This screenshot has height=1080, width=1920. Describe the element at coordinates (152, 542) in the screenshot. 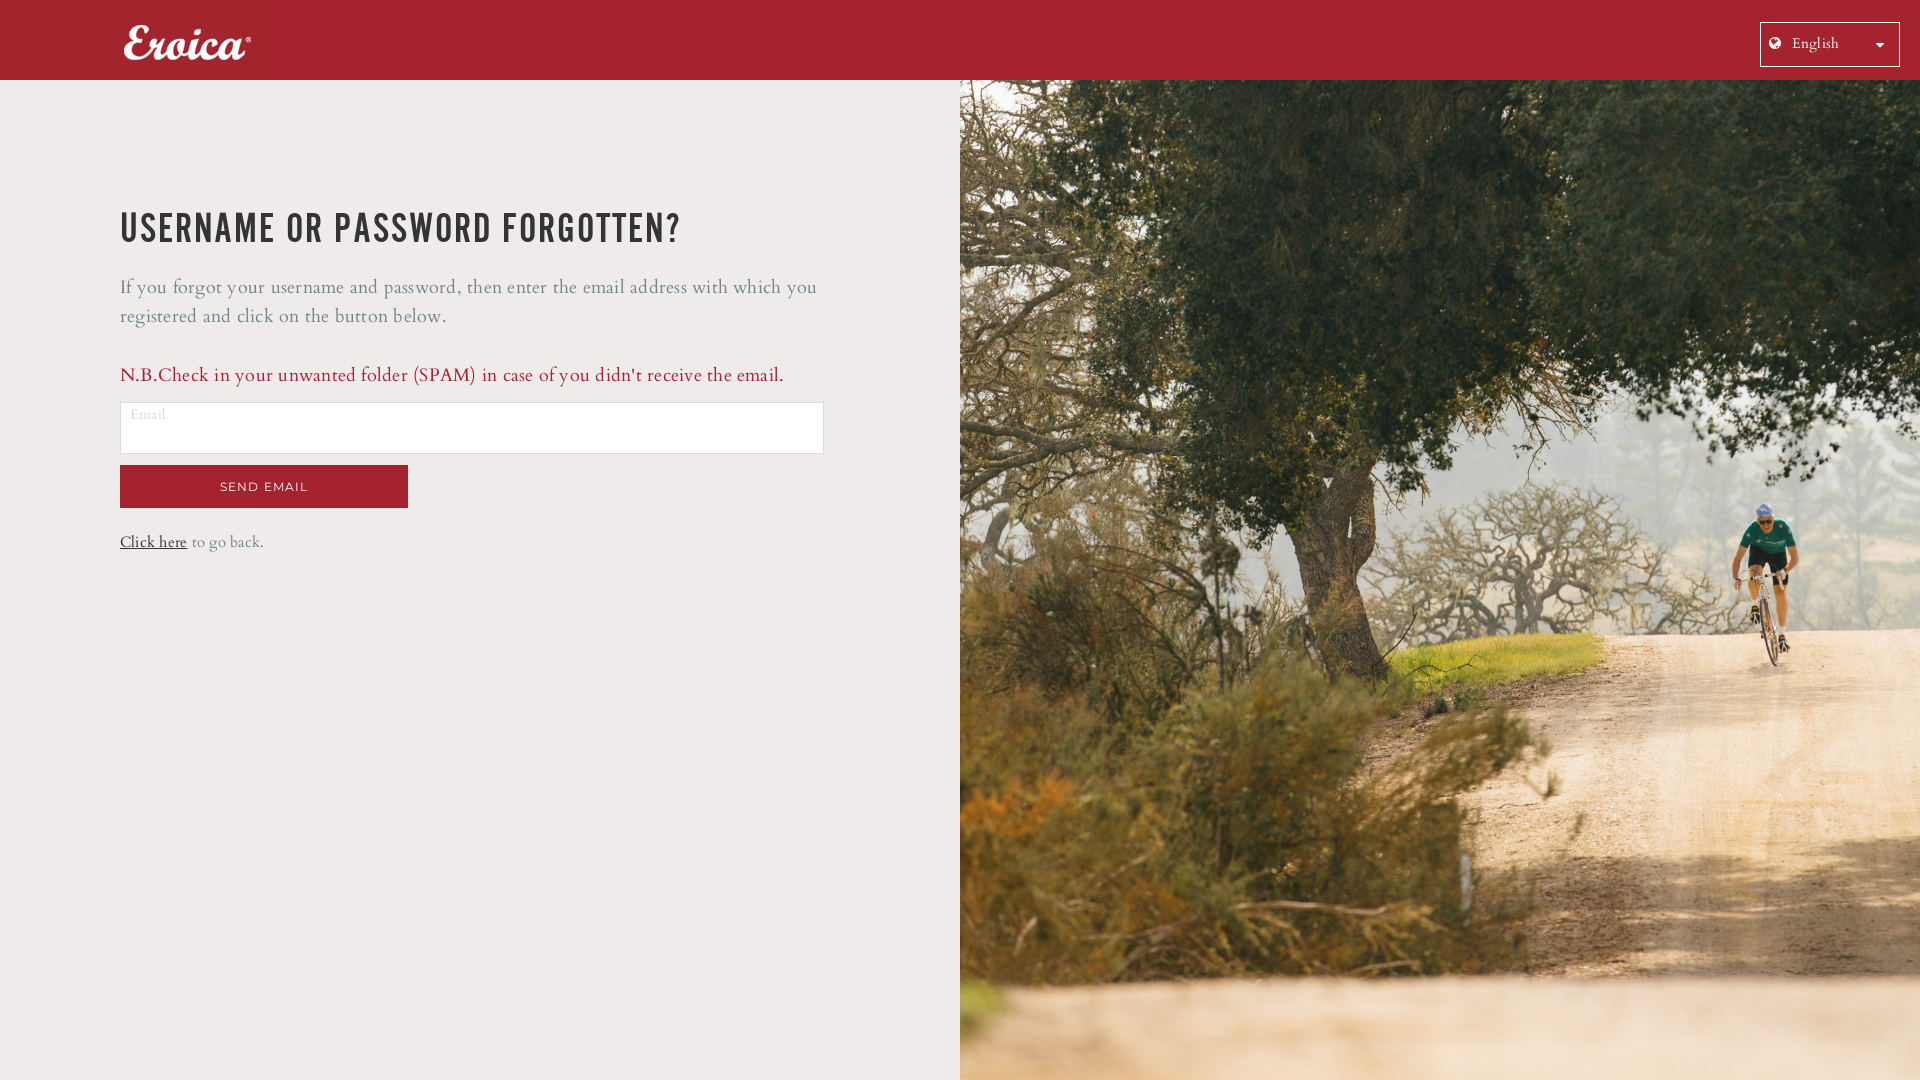

I see `'Click here'` at that location.